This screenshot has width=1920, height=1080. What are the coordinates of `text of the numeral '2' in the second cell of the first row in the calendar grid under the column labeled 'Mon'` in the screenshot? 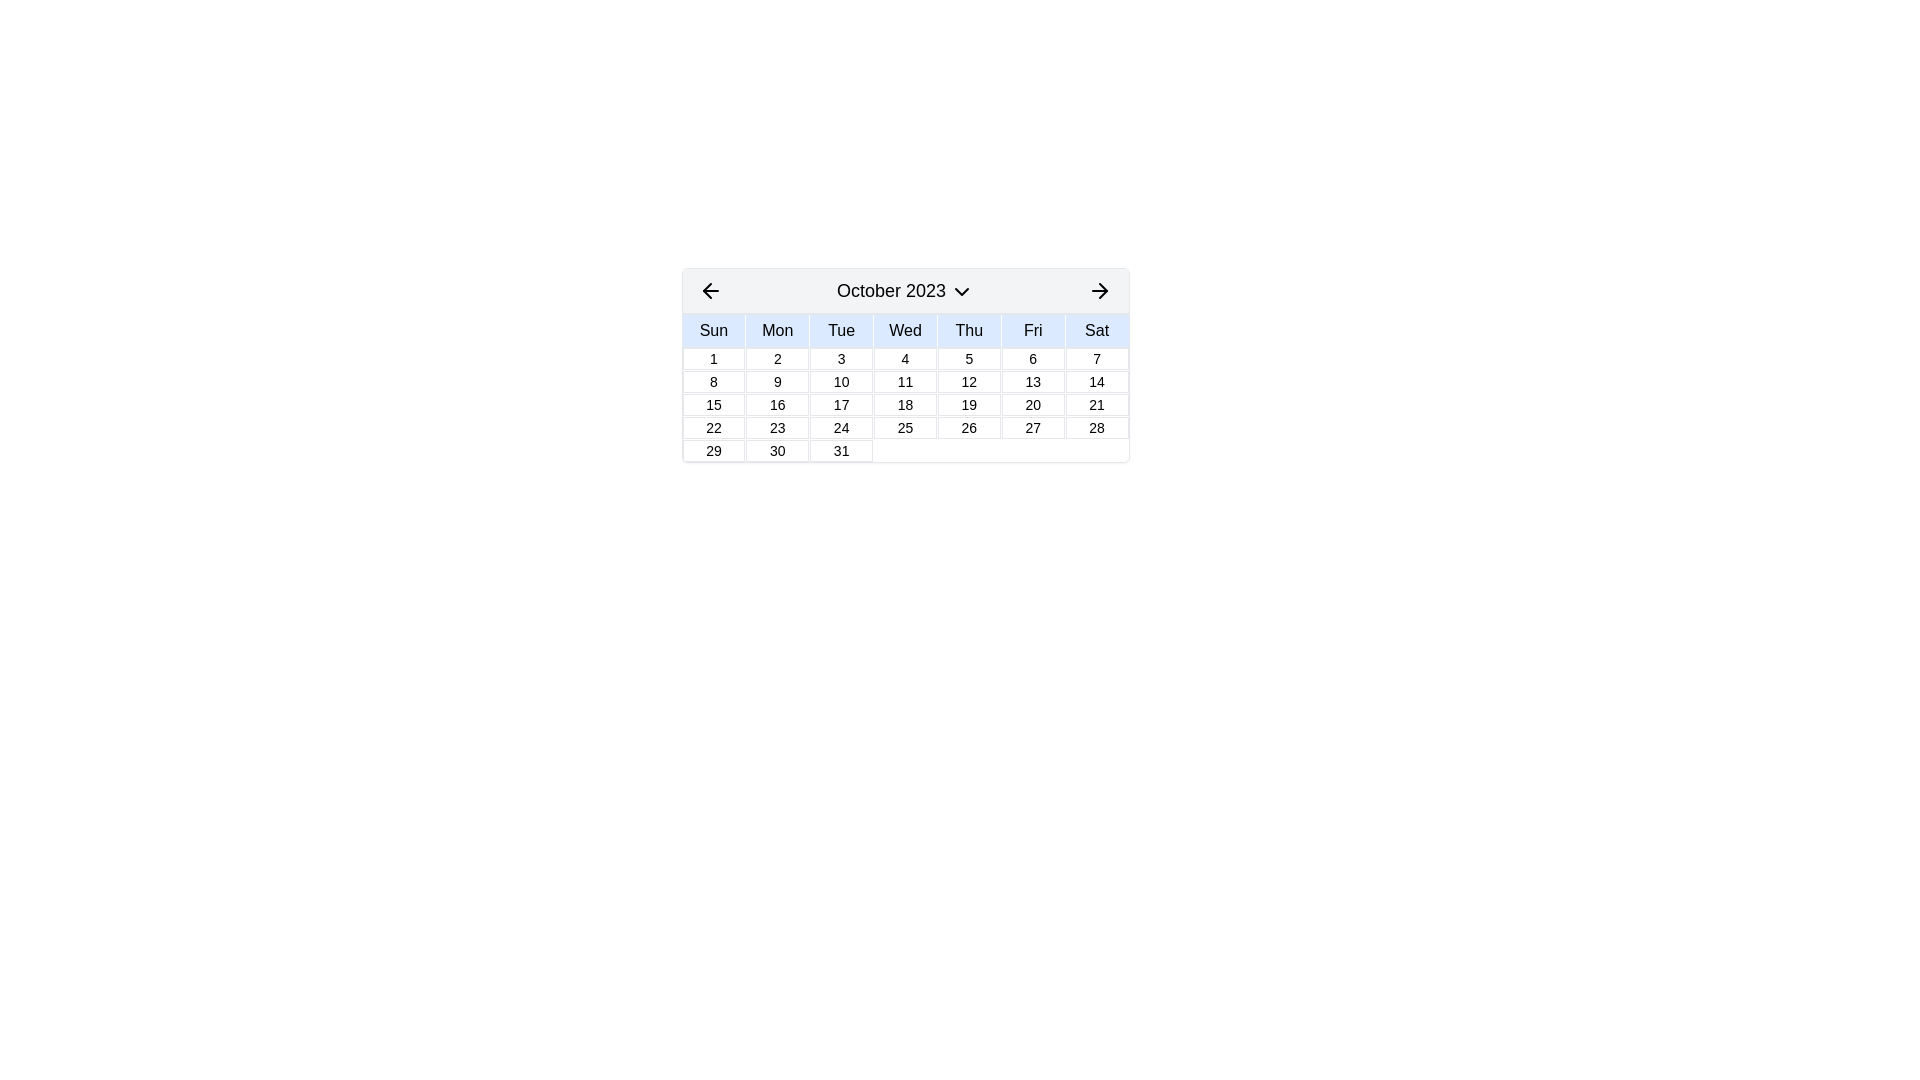 It's located at (776, 357).